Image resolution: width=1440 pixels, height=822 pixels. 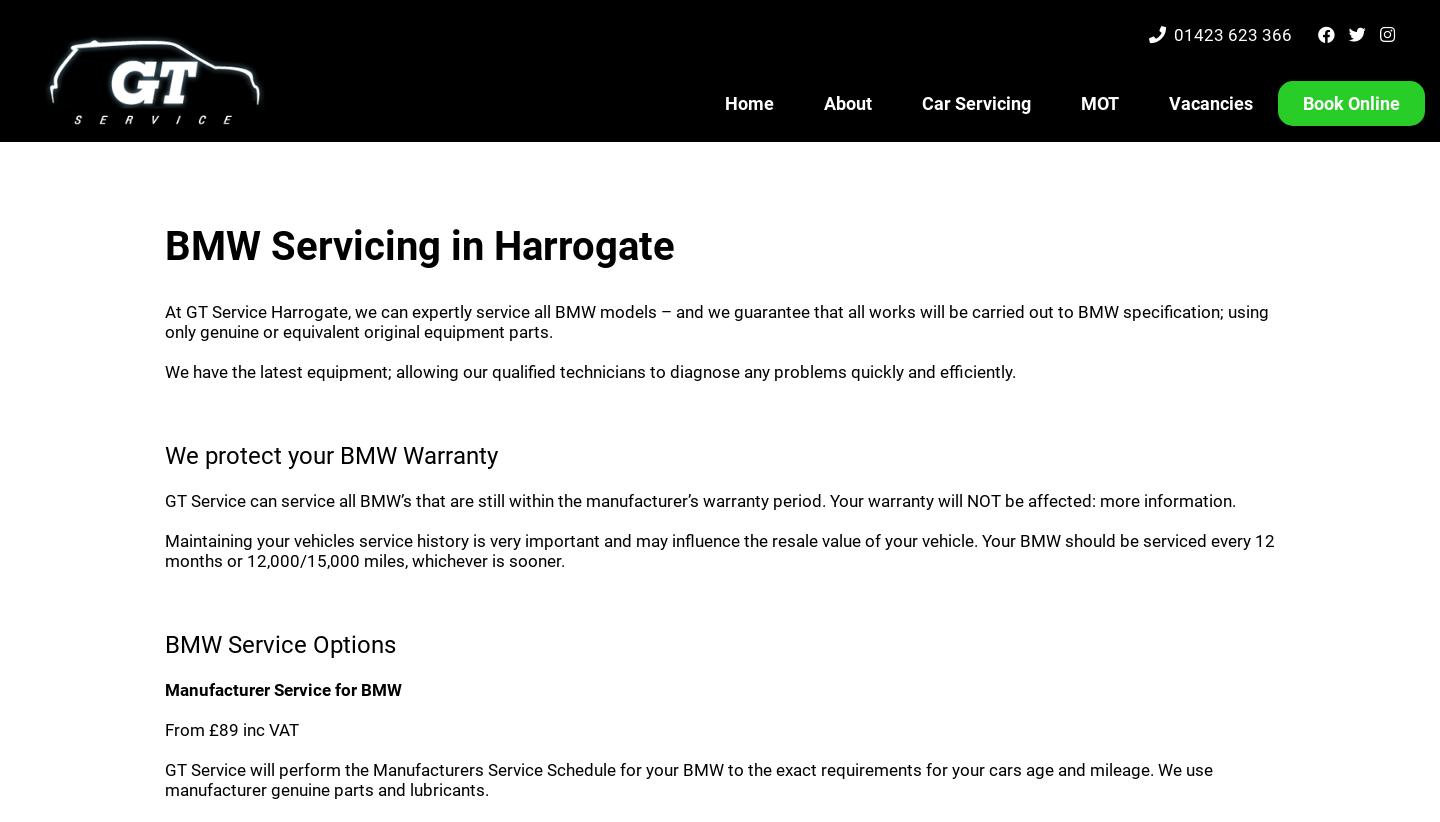 I want to click on 'From £89 inc VAT', so click(x=231, y=729).